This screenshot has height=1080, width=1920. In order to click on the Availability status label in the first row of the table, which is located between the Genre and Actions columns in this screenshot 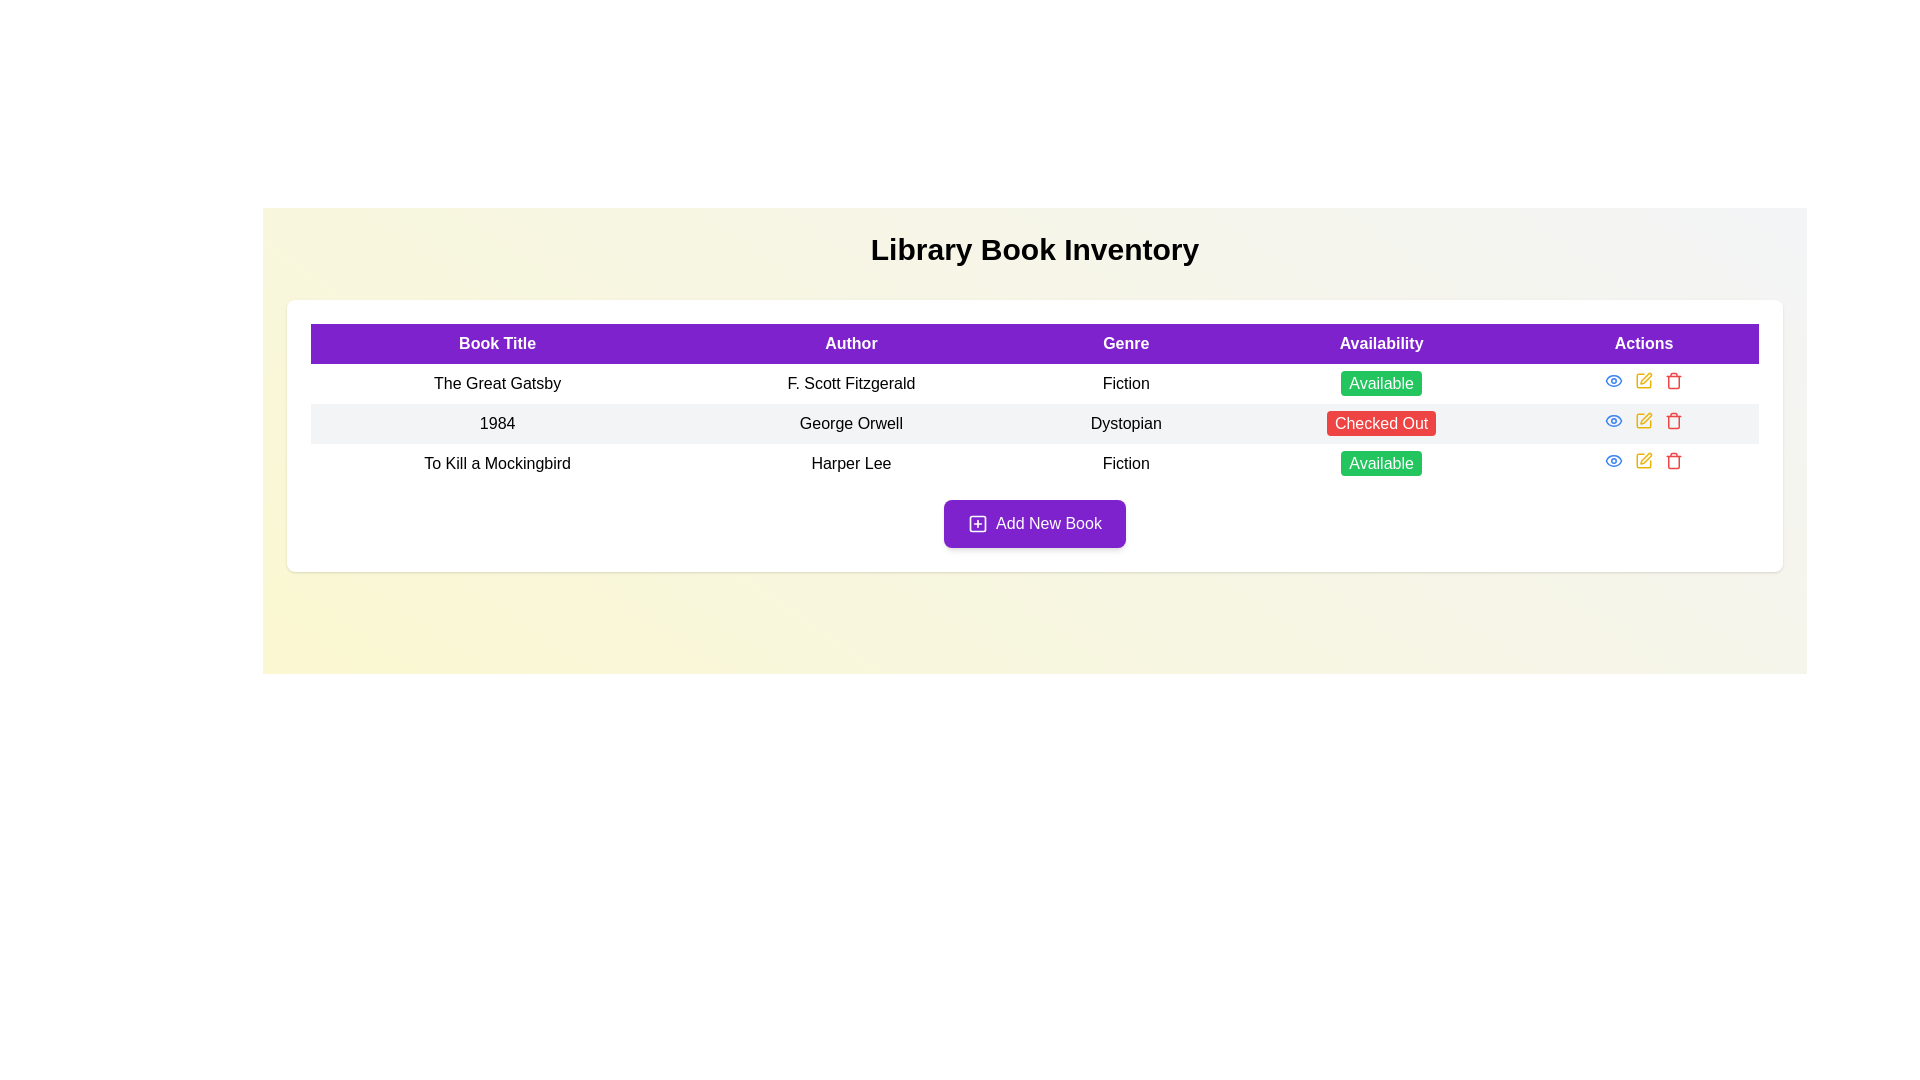, I will do `click(1380, 383)`.